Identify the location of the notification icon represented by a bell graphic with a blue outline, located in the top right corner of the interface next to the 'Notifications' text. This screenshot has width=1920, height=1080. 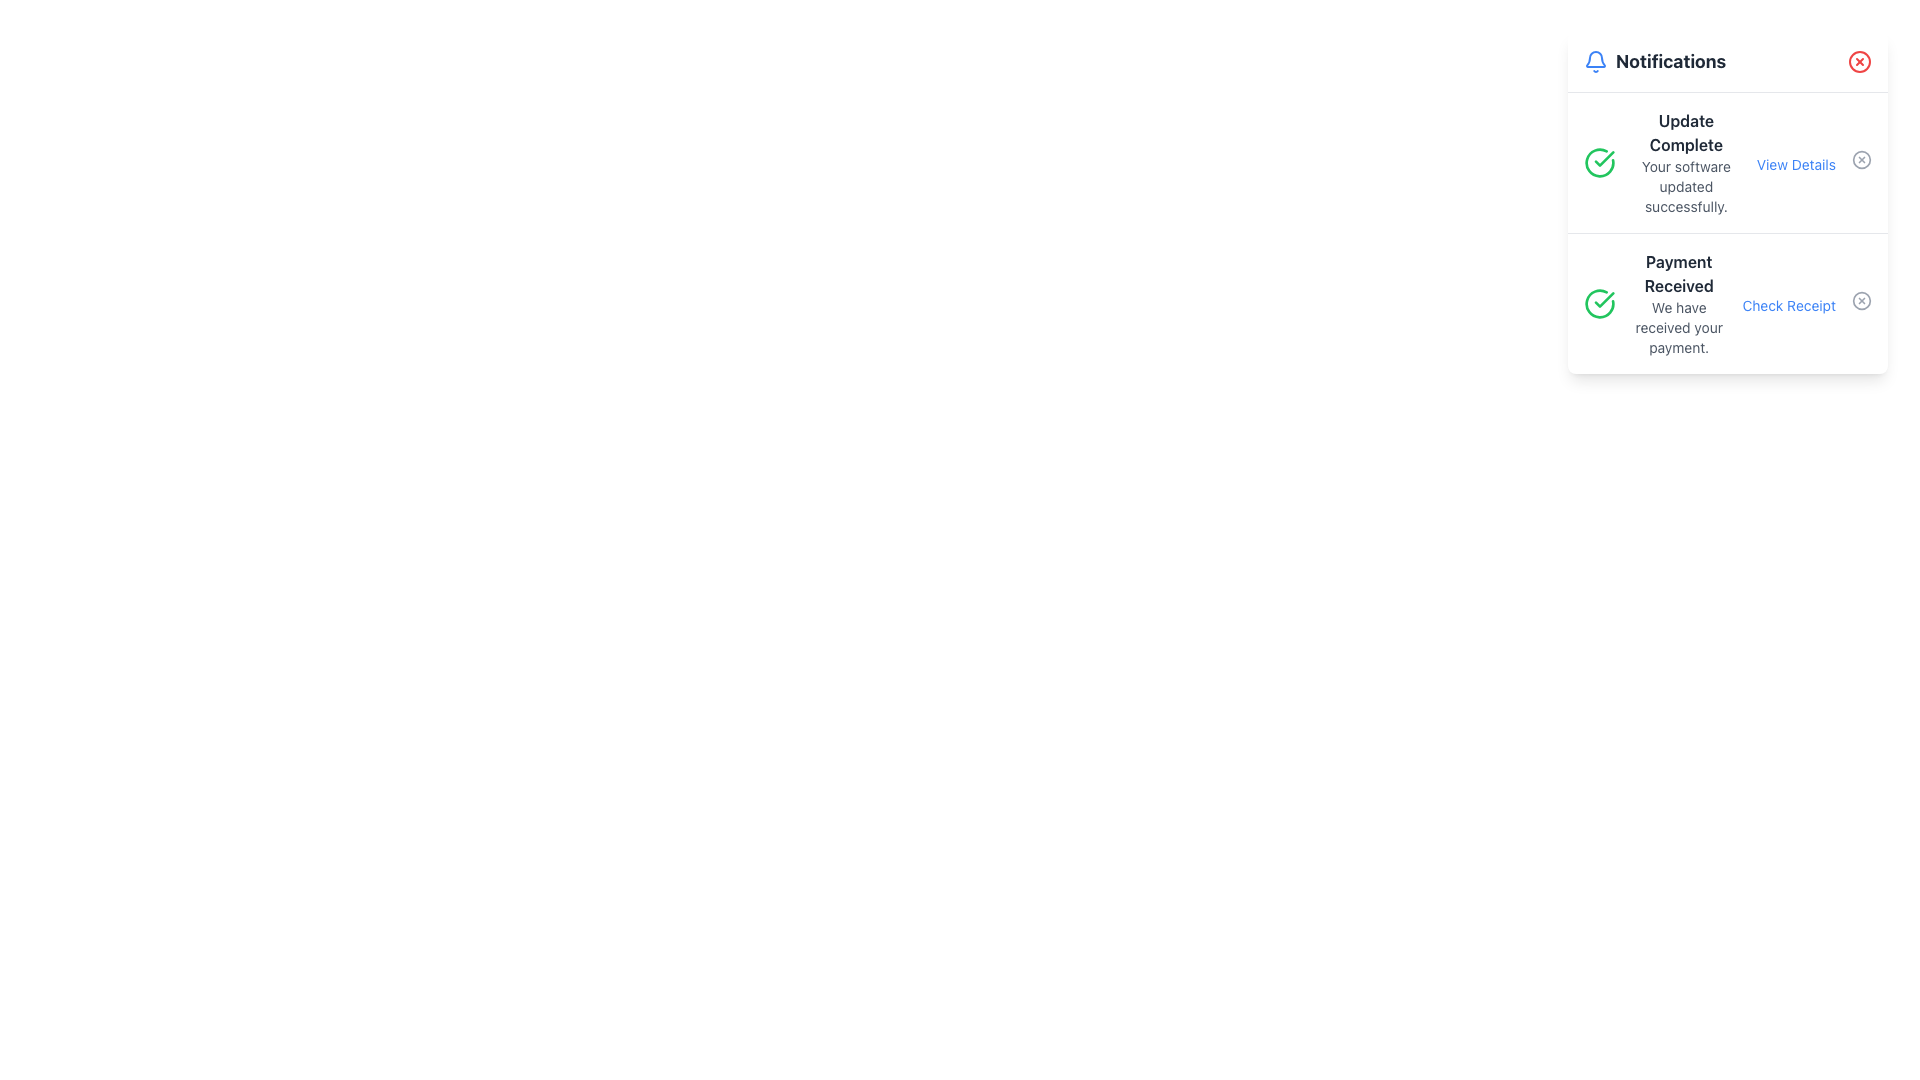
(1595, 60).